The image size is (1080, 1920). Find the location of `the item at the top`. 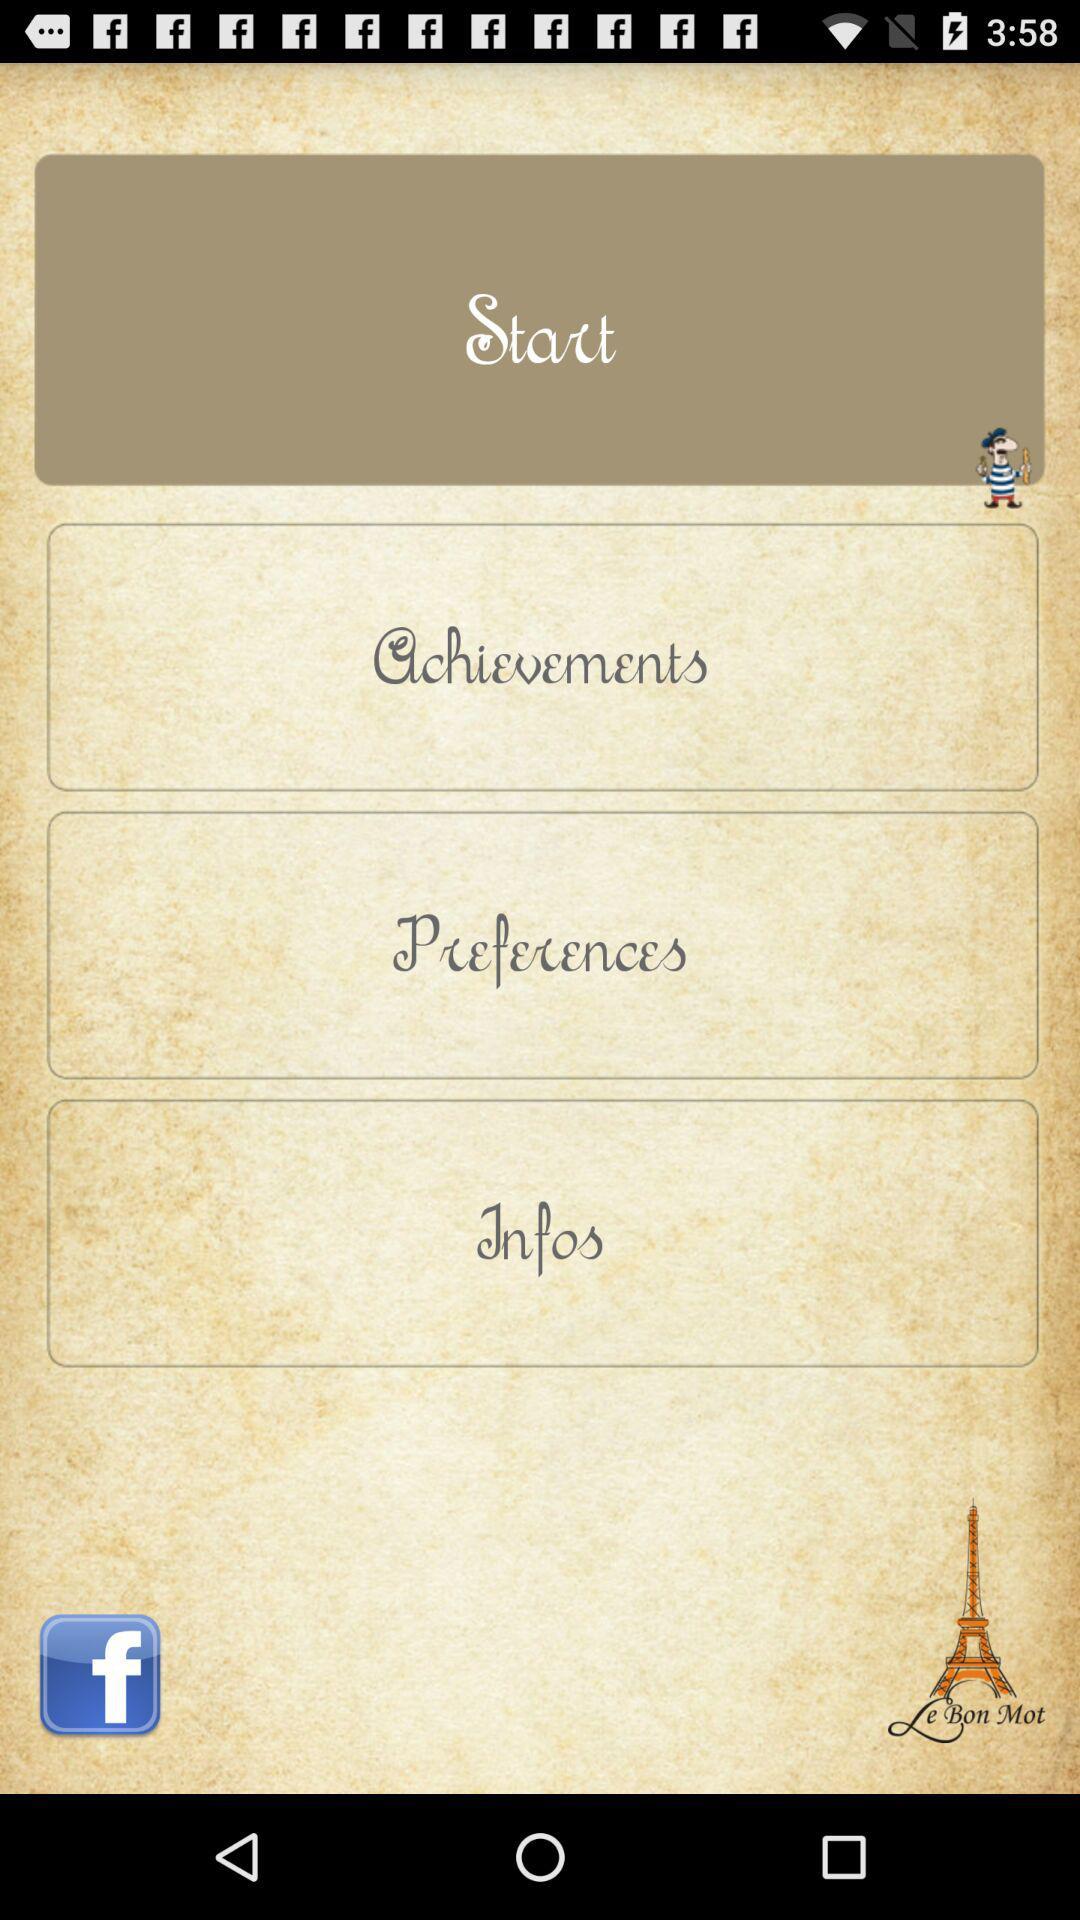

the item at the top is located at coordinates (540, 330).